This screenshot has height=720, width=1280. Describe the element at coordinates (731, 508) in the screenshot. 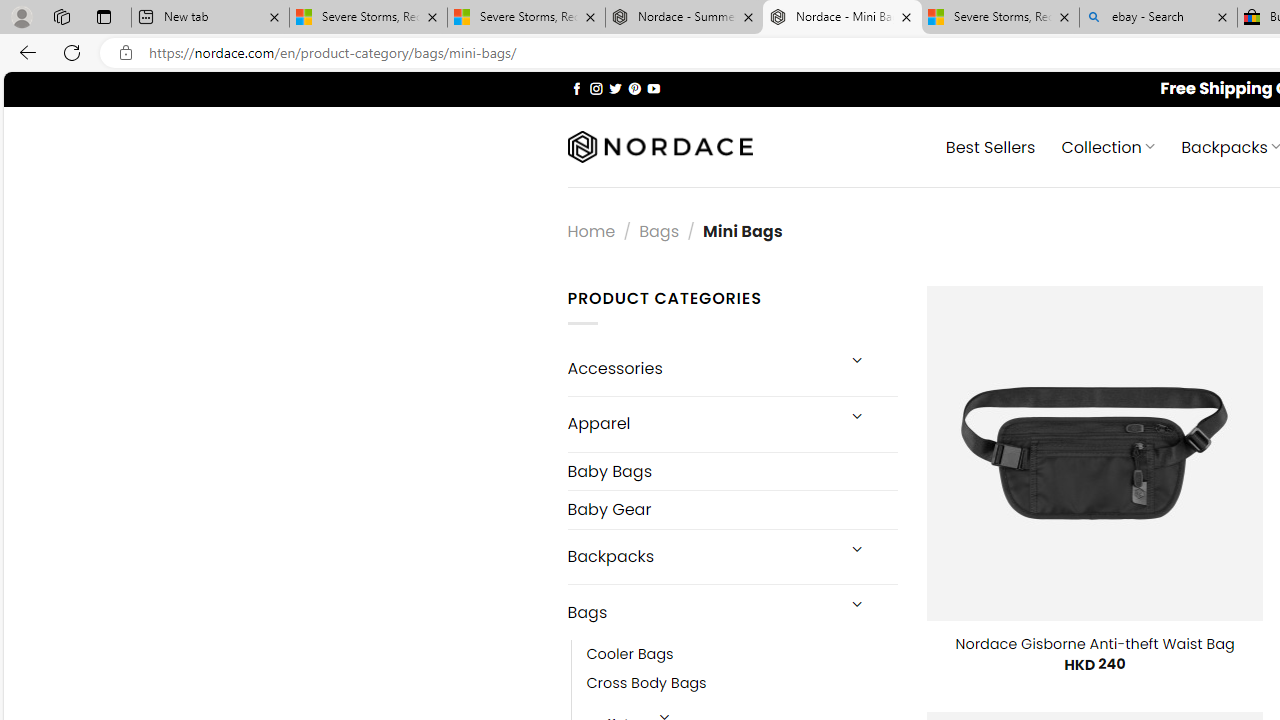

I see `'Baby Gear'` at that location.